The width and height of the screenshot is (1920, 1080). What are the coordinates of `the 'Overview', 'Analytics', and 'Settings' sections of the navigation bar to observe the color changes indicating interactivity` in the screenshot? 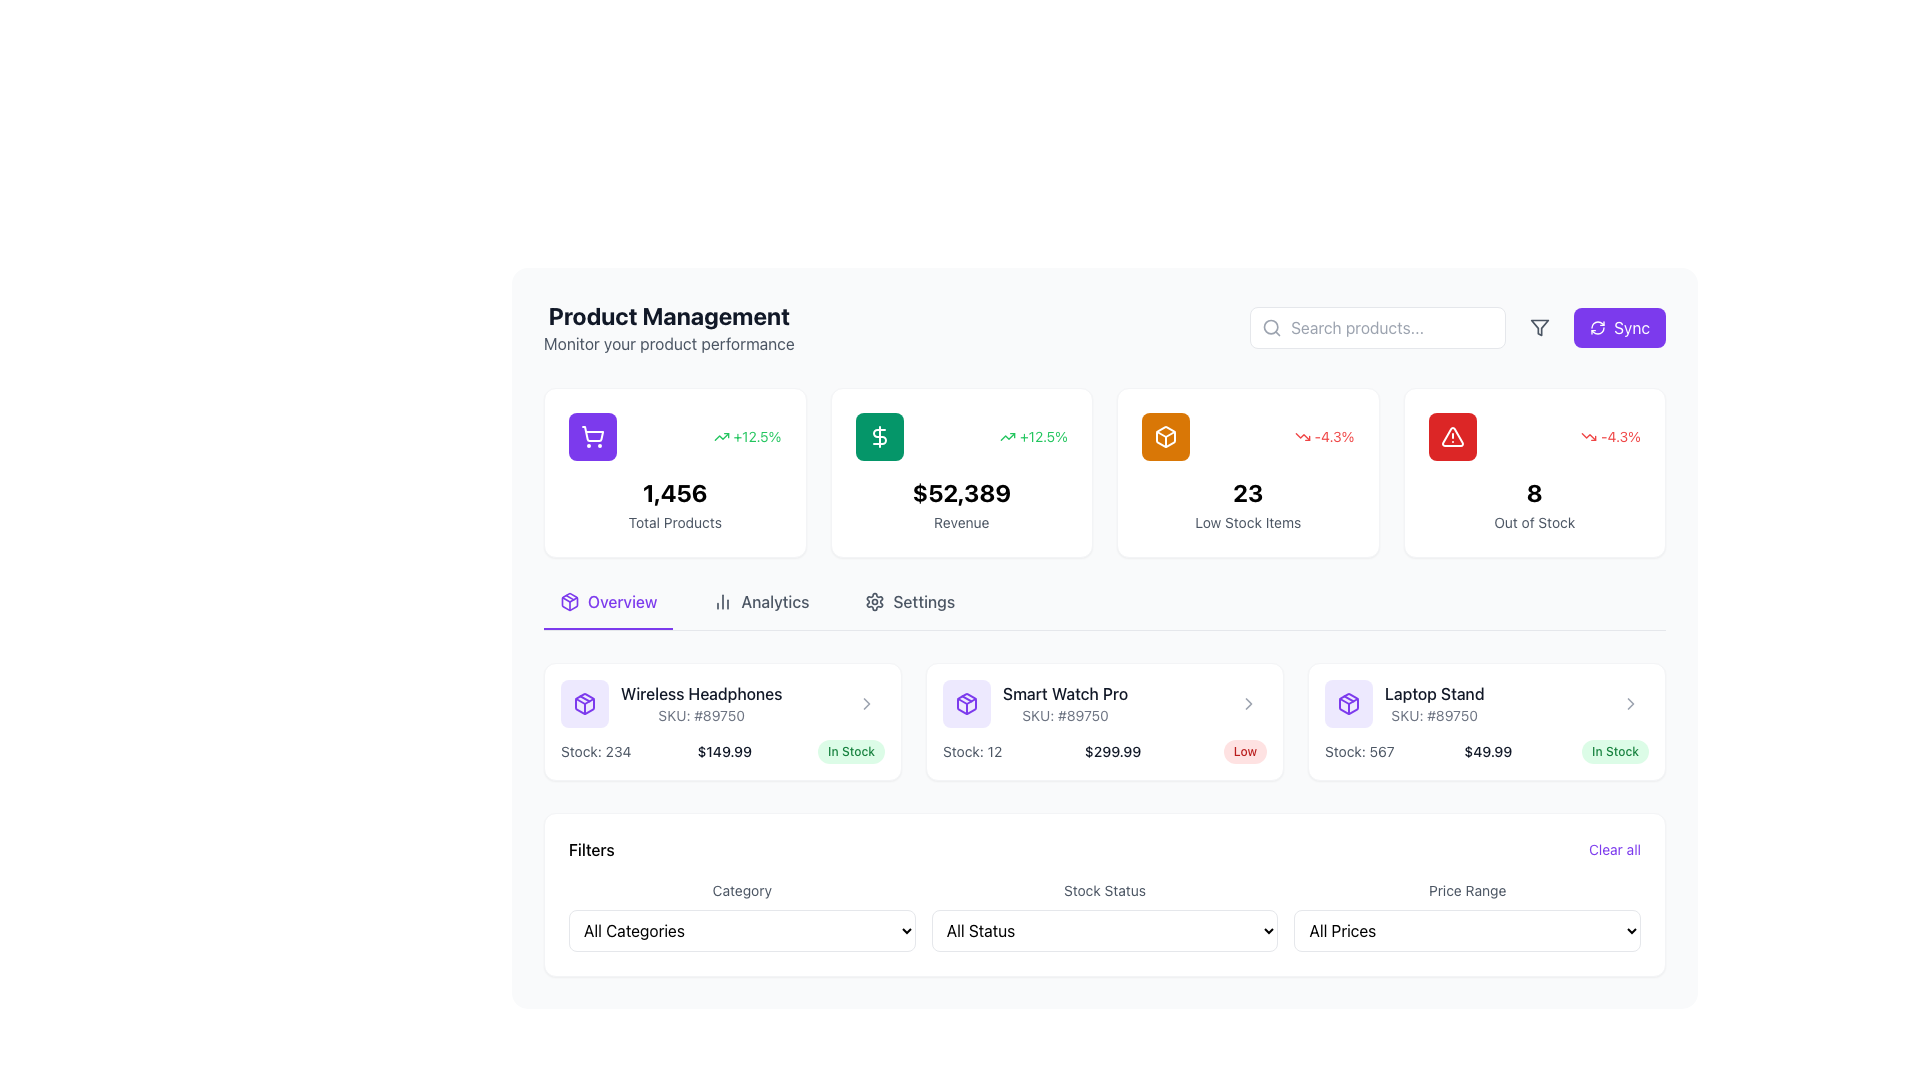 It's located at (1103, 608).